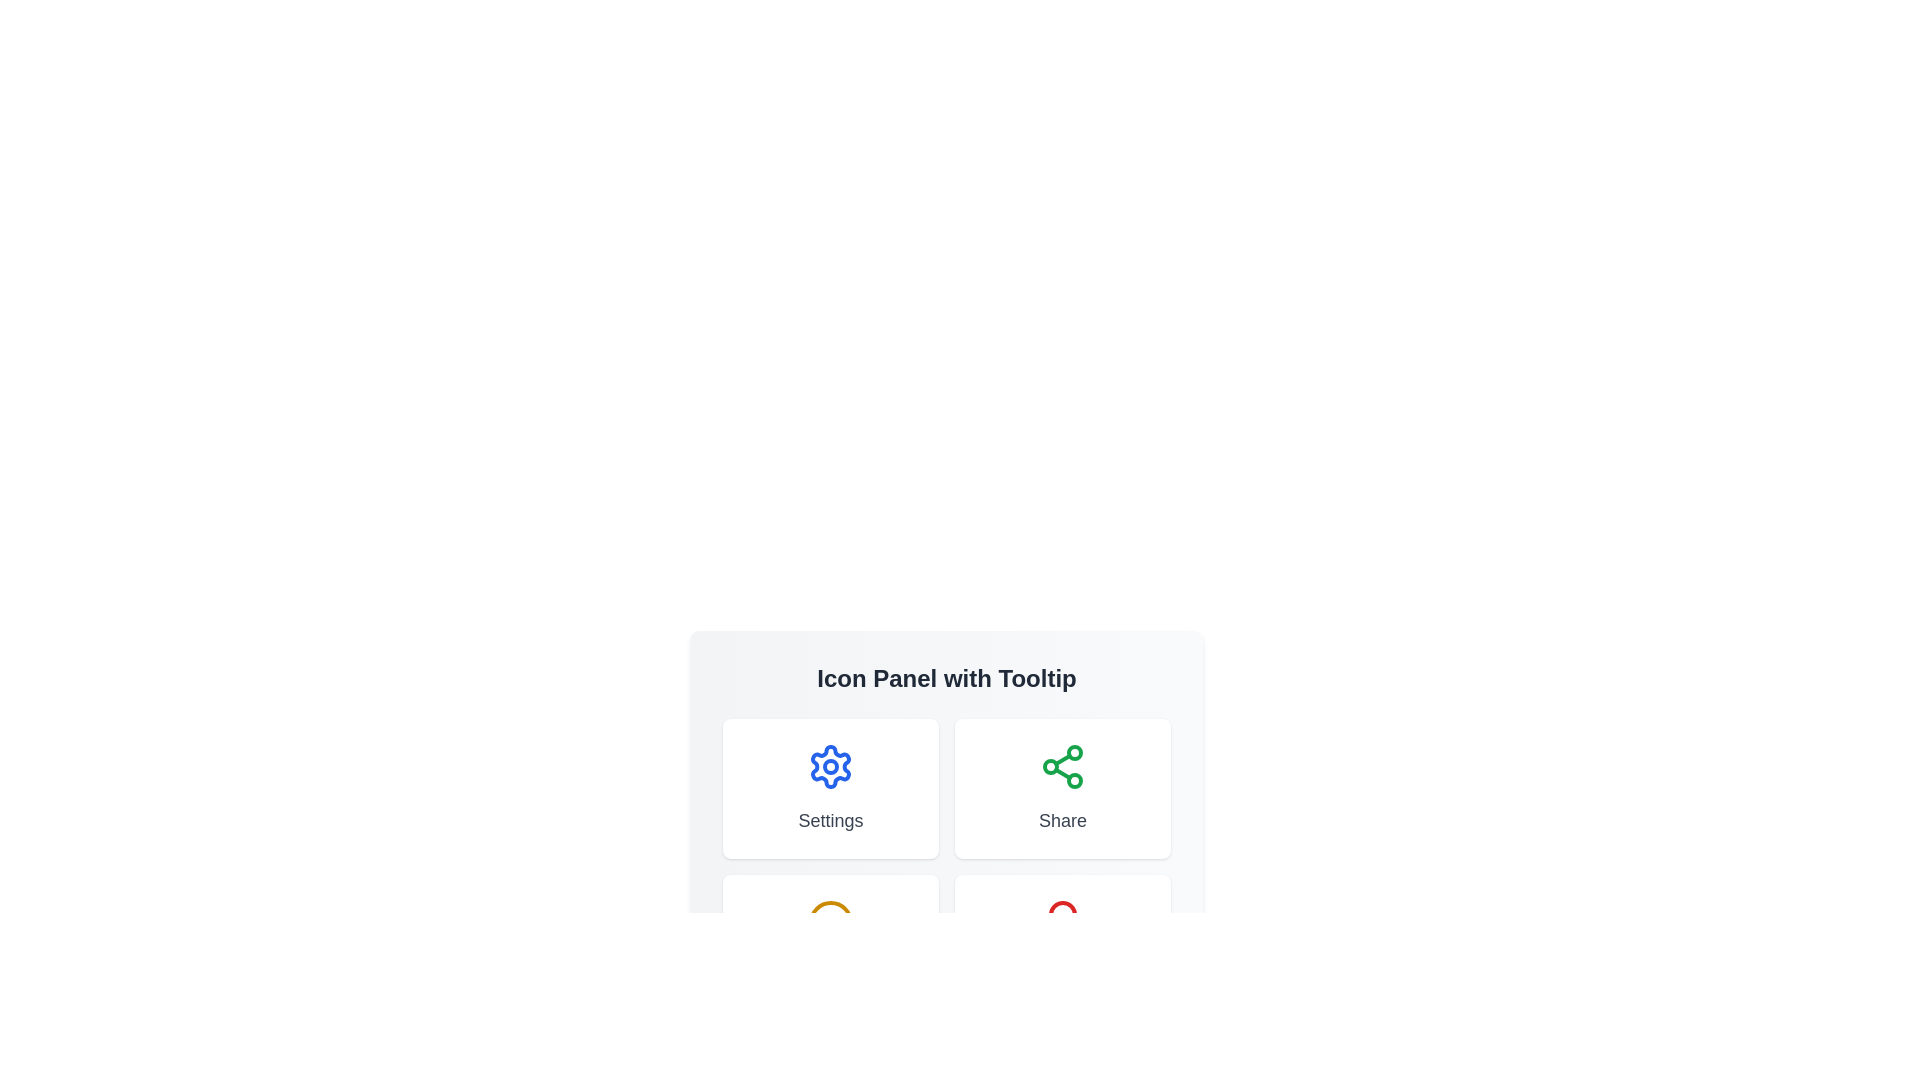 The image size is (1920, 1080). I want to click on the blue gear icon located in the top-left of the icon panel, which is above the 'Settings' label, so click(830, 766).